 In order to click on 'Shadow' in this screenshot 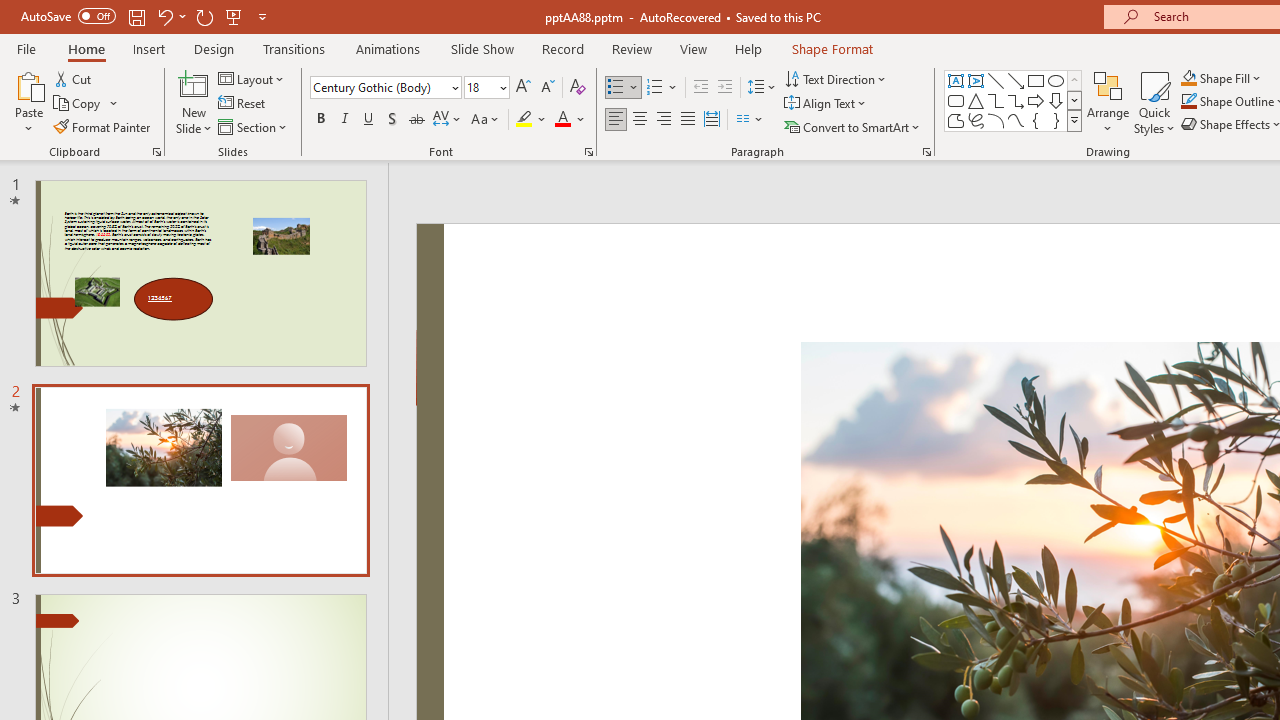, I will do `click(392, 119)`.